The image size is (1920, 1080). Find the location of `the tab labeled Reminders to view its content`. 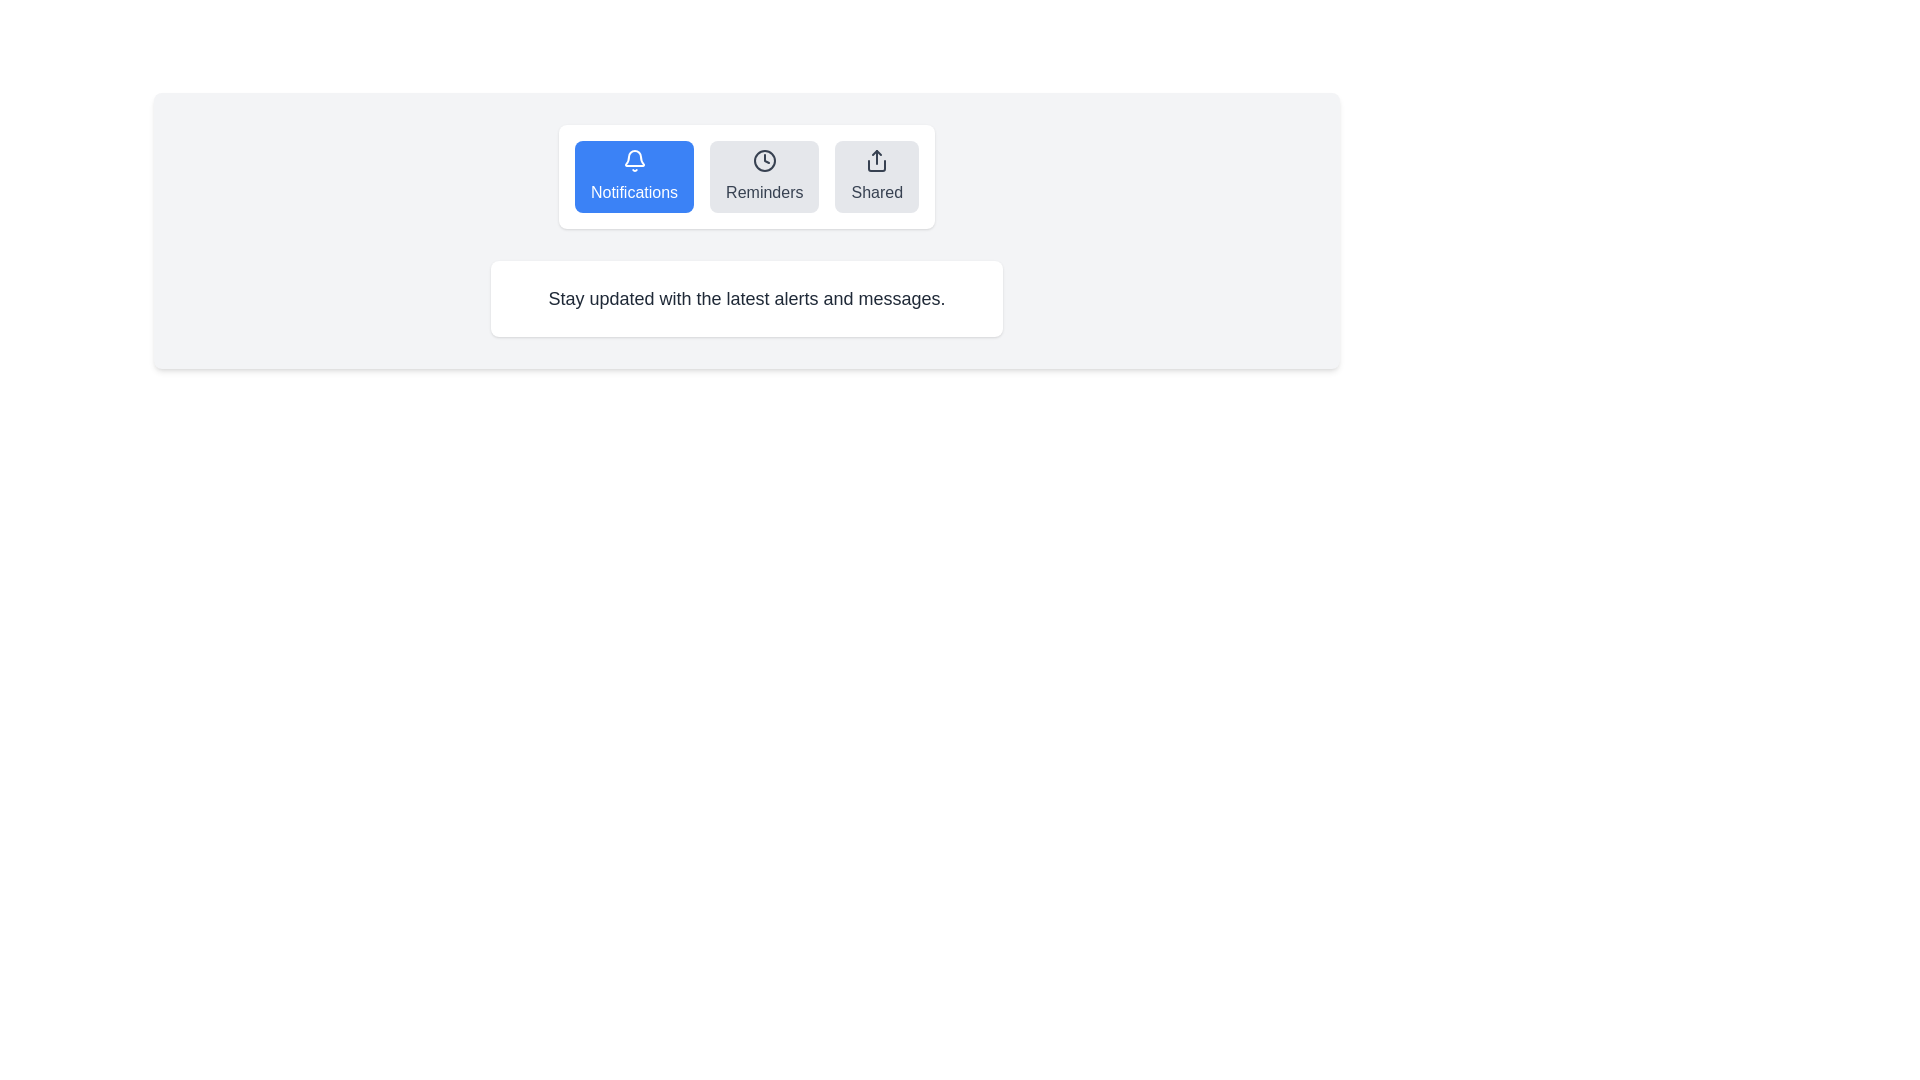

the tab labeled Reminders to view its content is located at coordinates (763, 176).